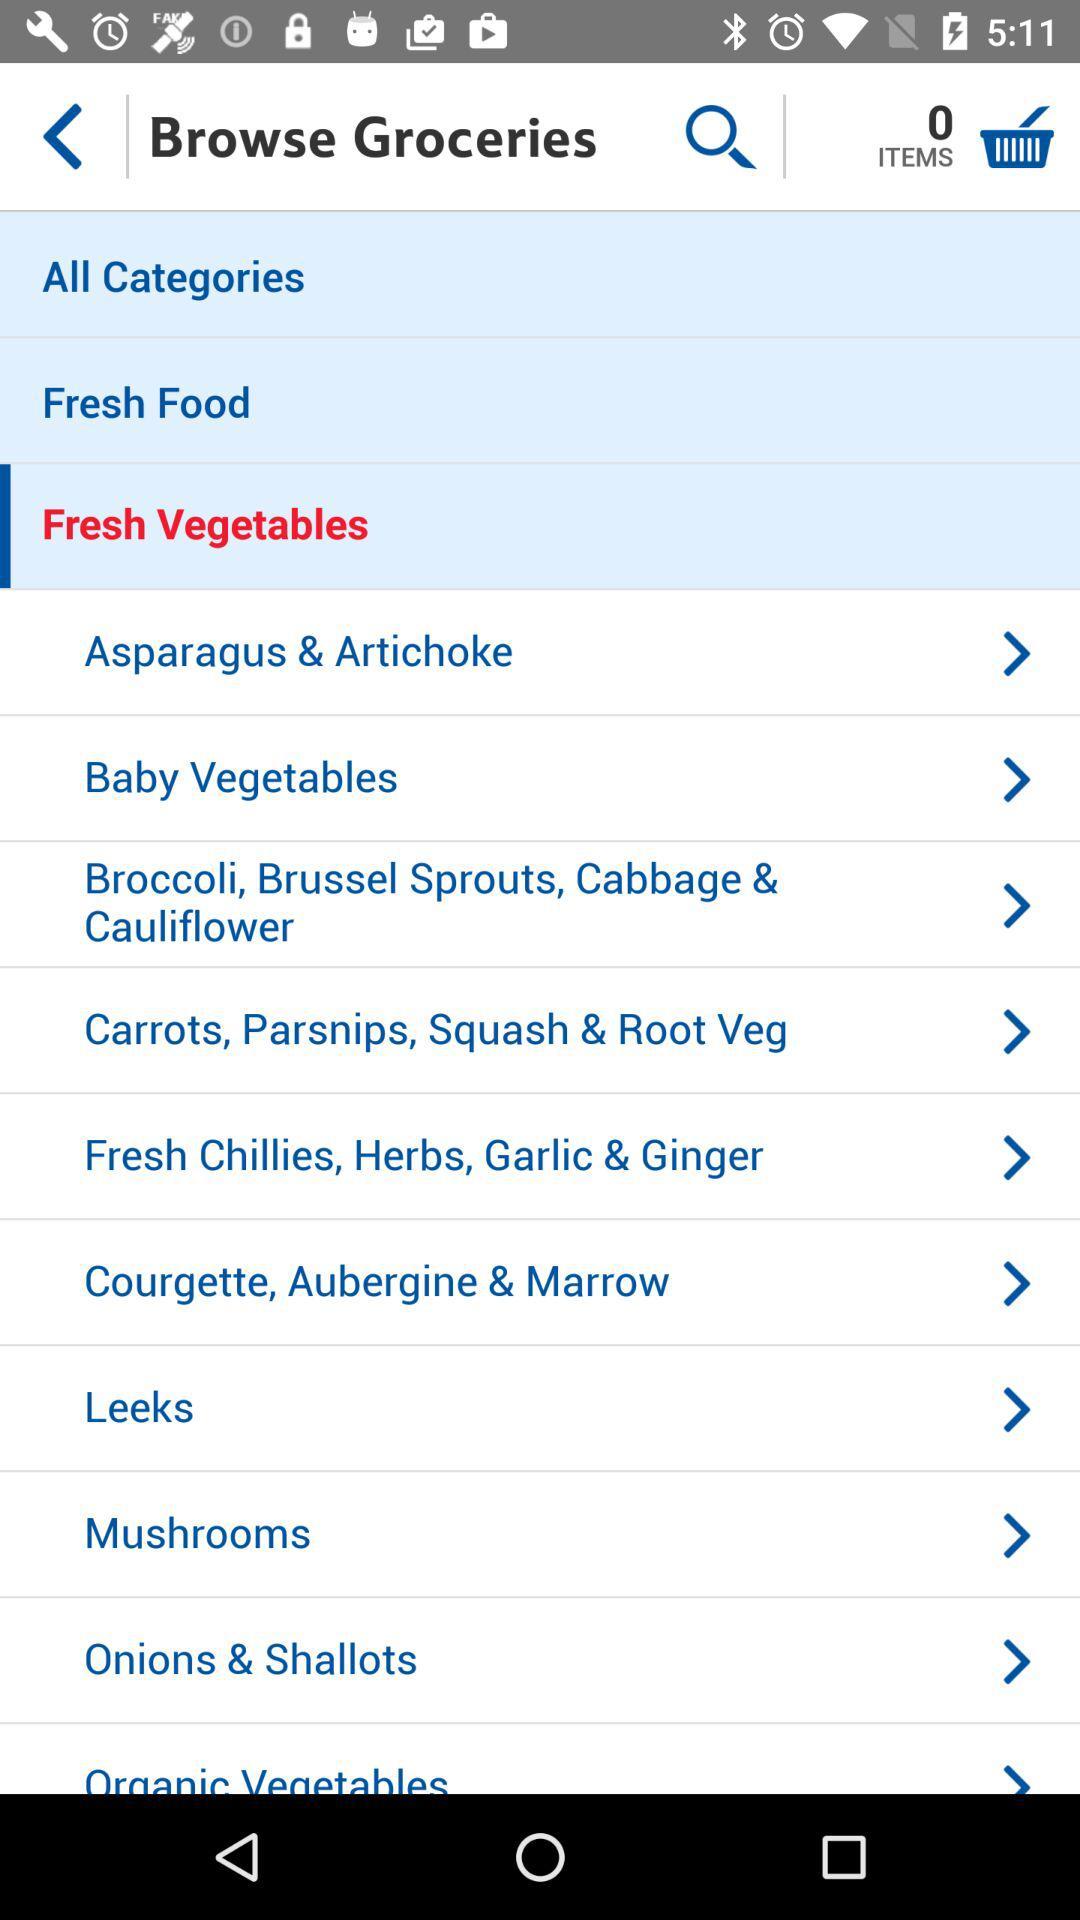  Describe the element at coordinates (540, 1157) in the screenshot. I see `icon below carrots parsnips squash` at that location.